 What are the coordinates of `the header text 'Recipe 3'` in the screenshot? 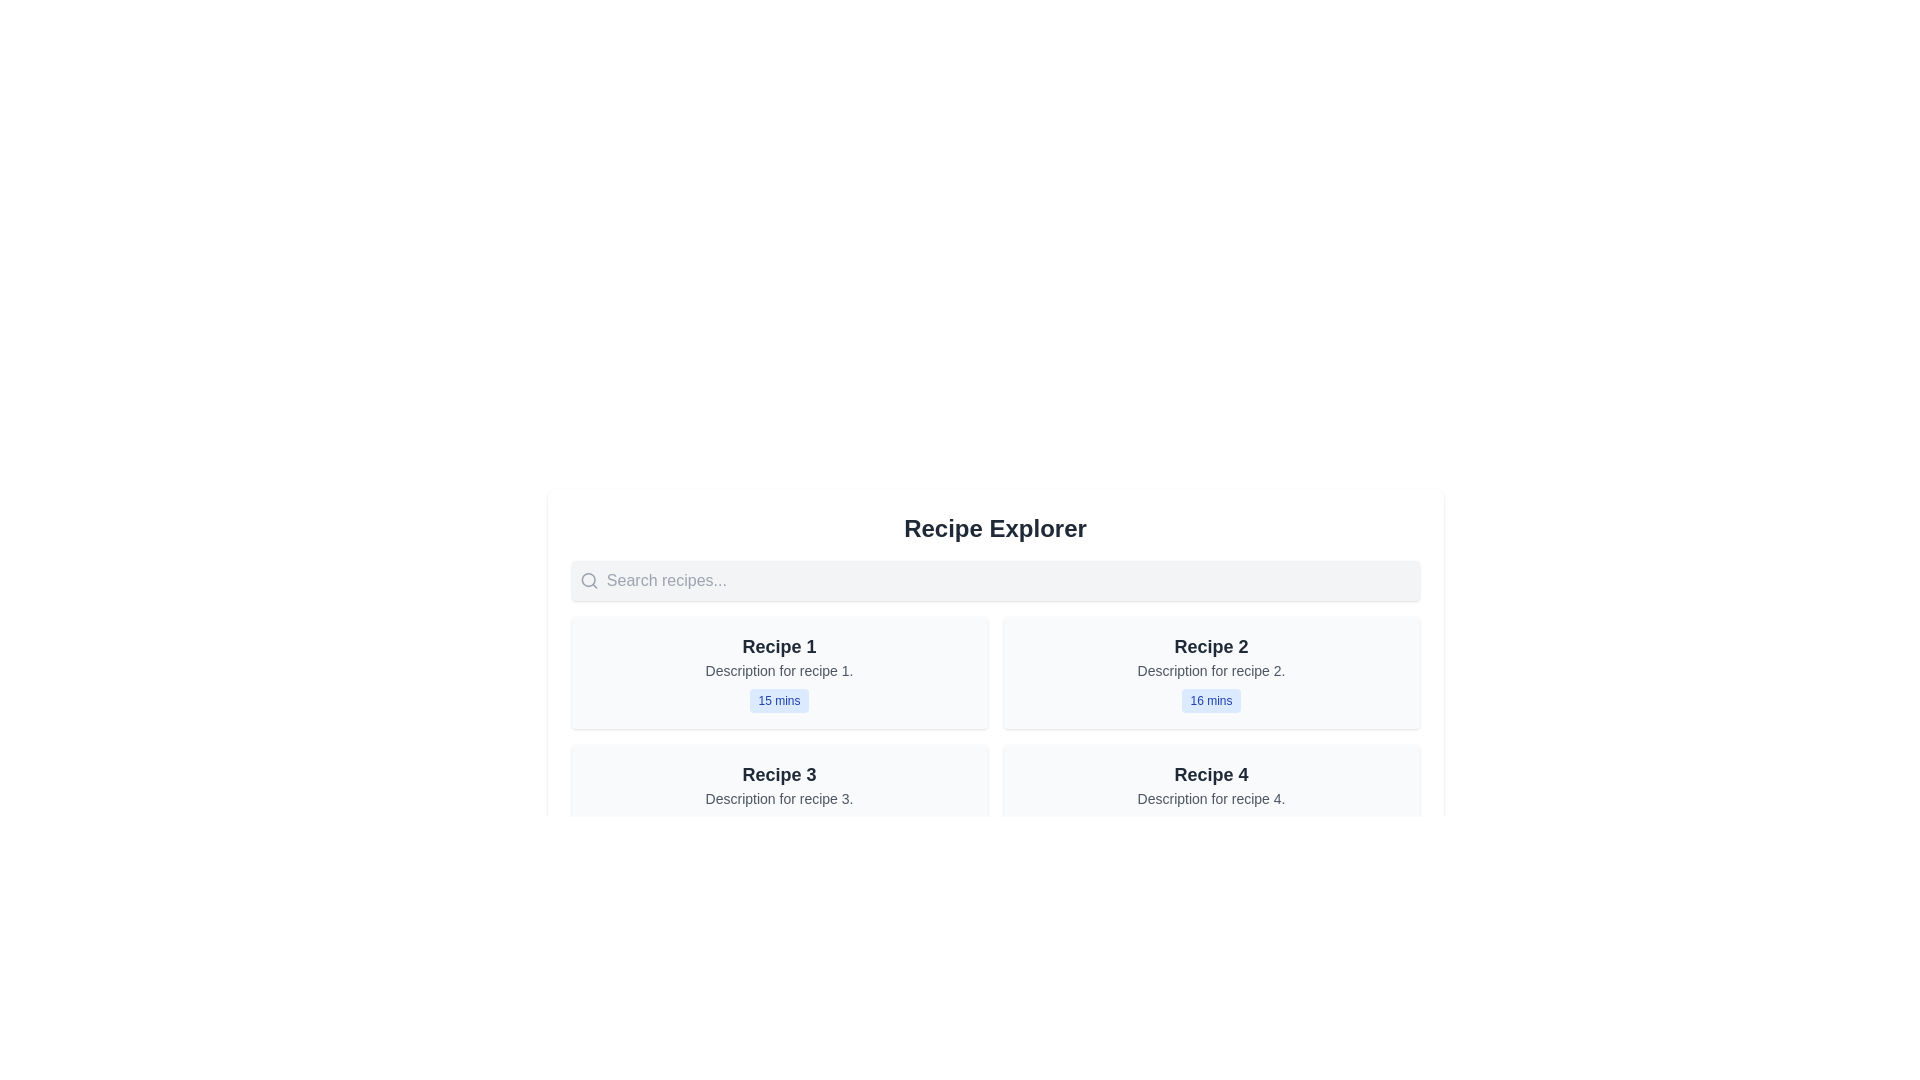 It's located at (778, 774).